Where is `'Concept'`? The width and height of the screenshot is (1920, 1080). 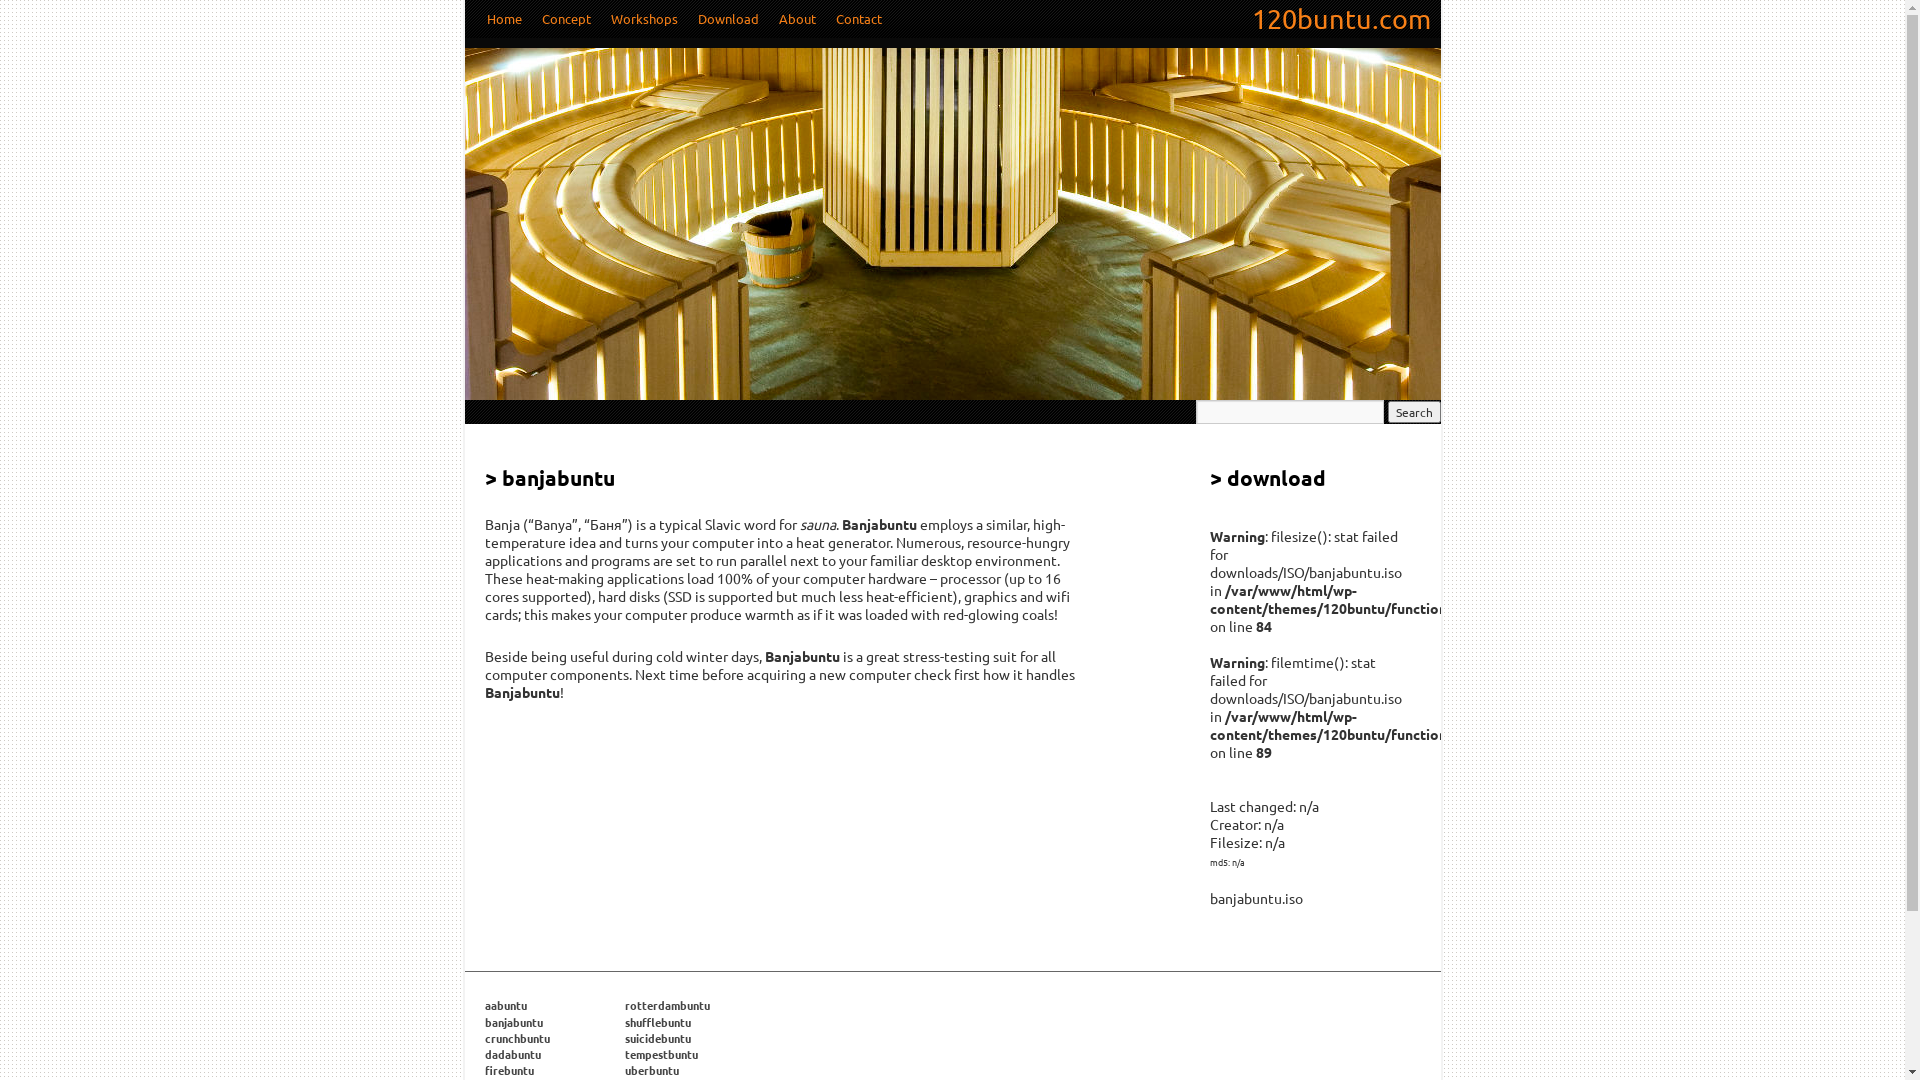 'Concept' is located at coordinates (565, 19).